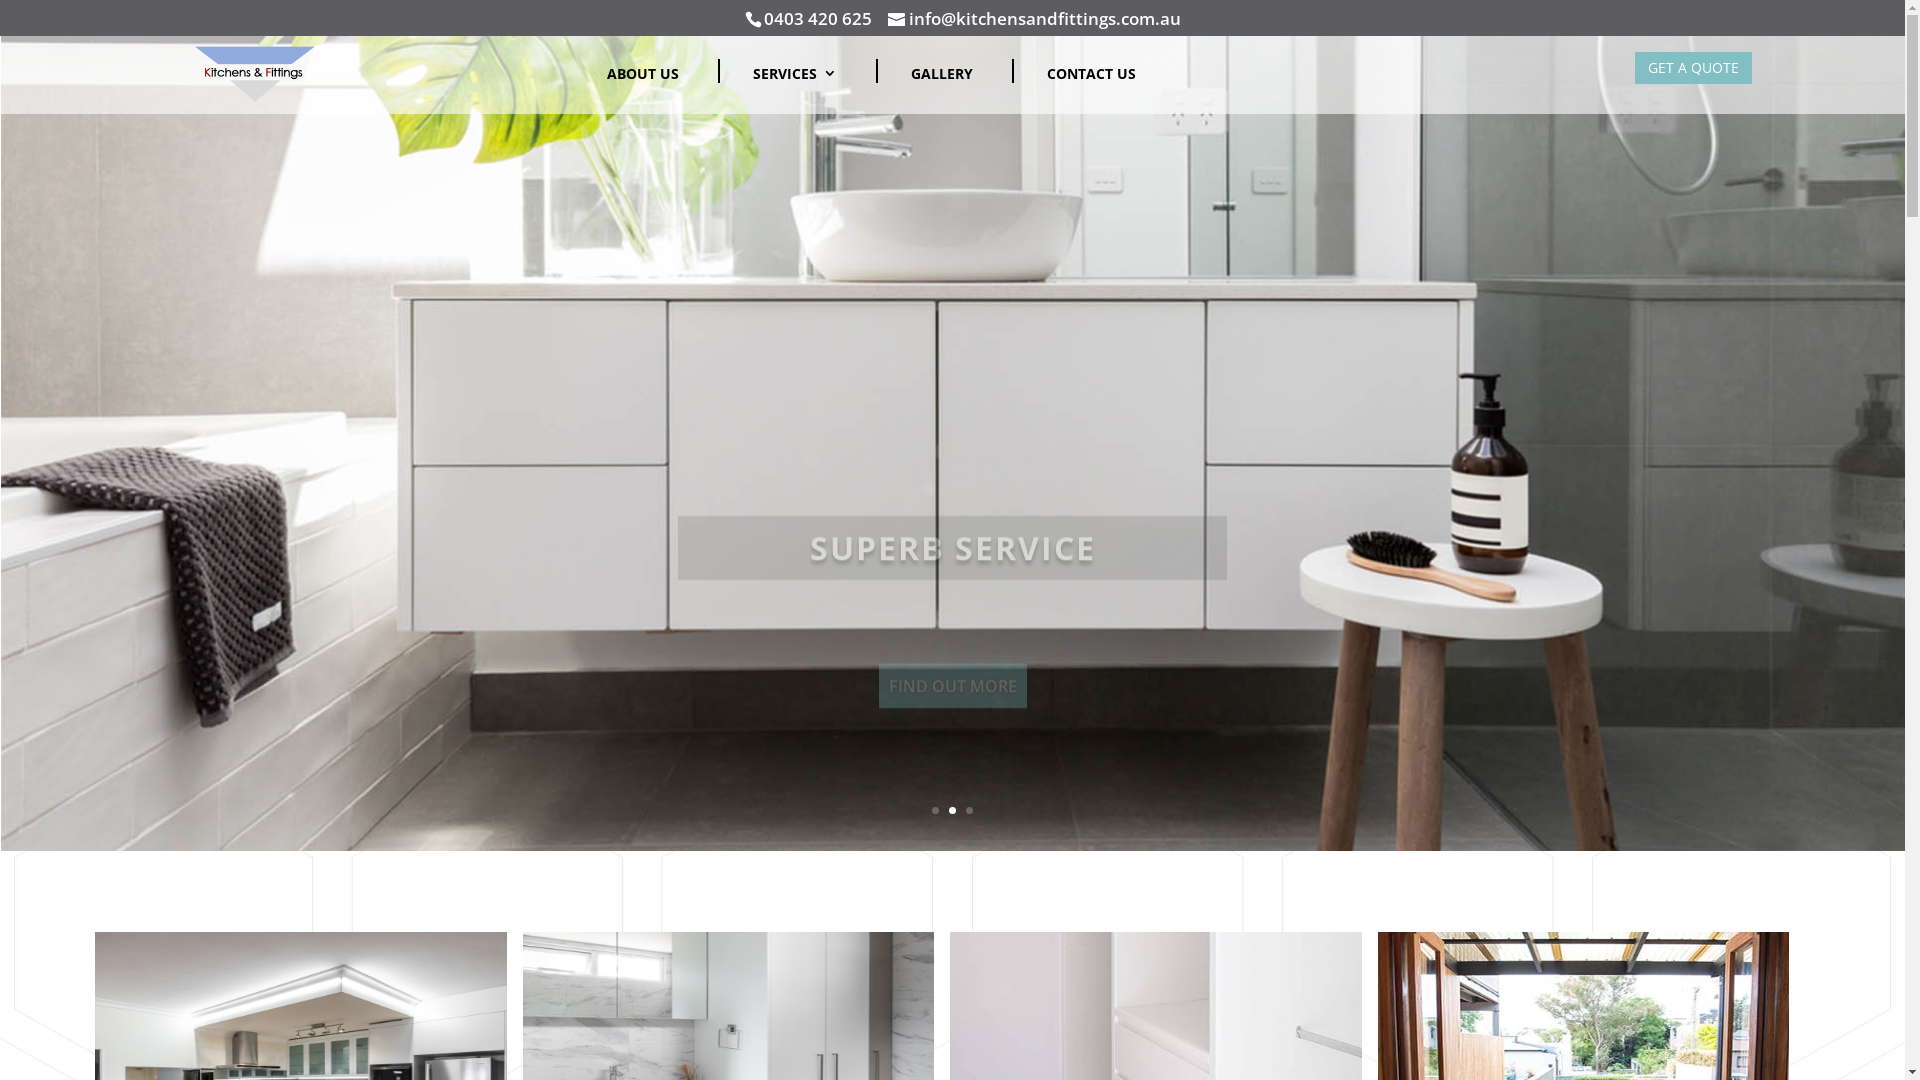  I want to click on 'info@kitchensandfittings.com.au', so click(1034, 20).